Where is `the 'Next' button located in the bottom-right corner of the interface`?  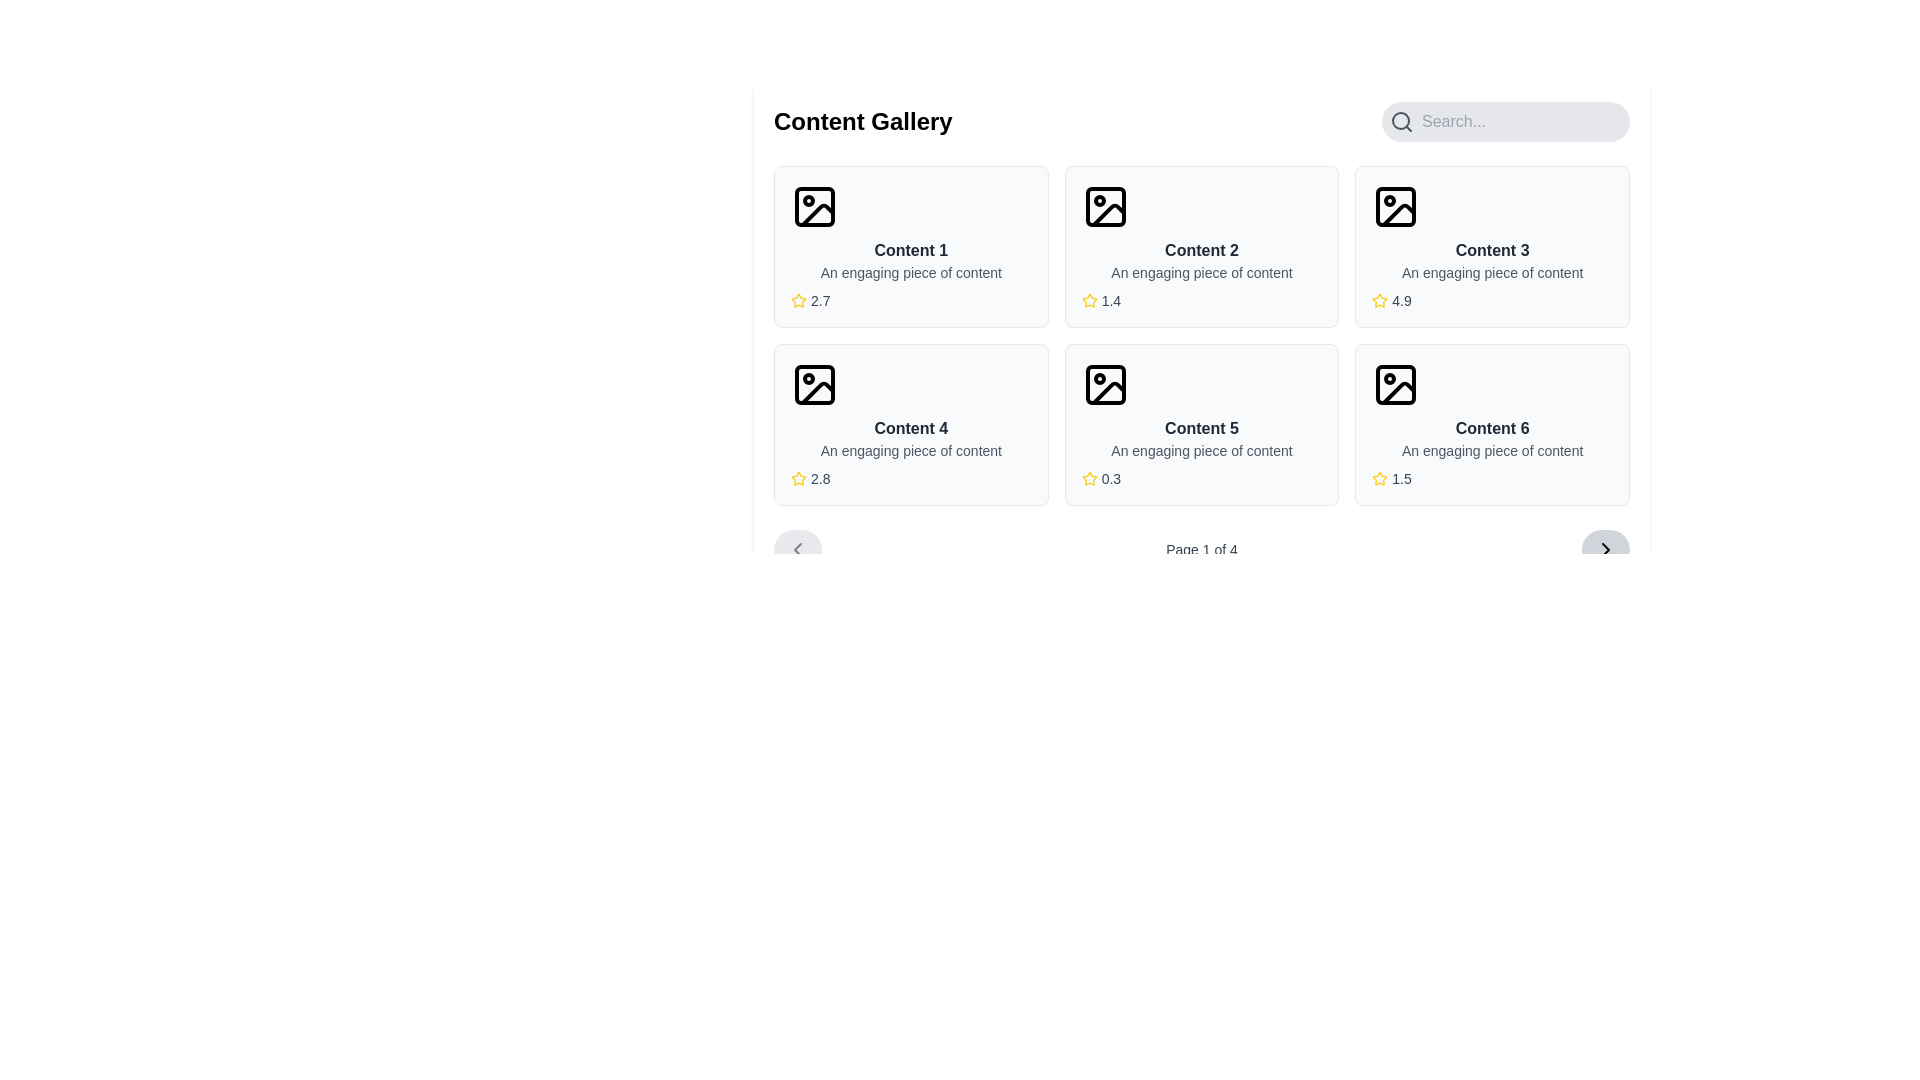 the 'Next' button located in the bottom-right corner of the interface is located at coordinates (1606, 550).